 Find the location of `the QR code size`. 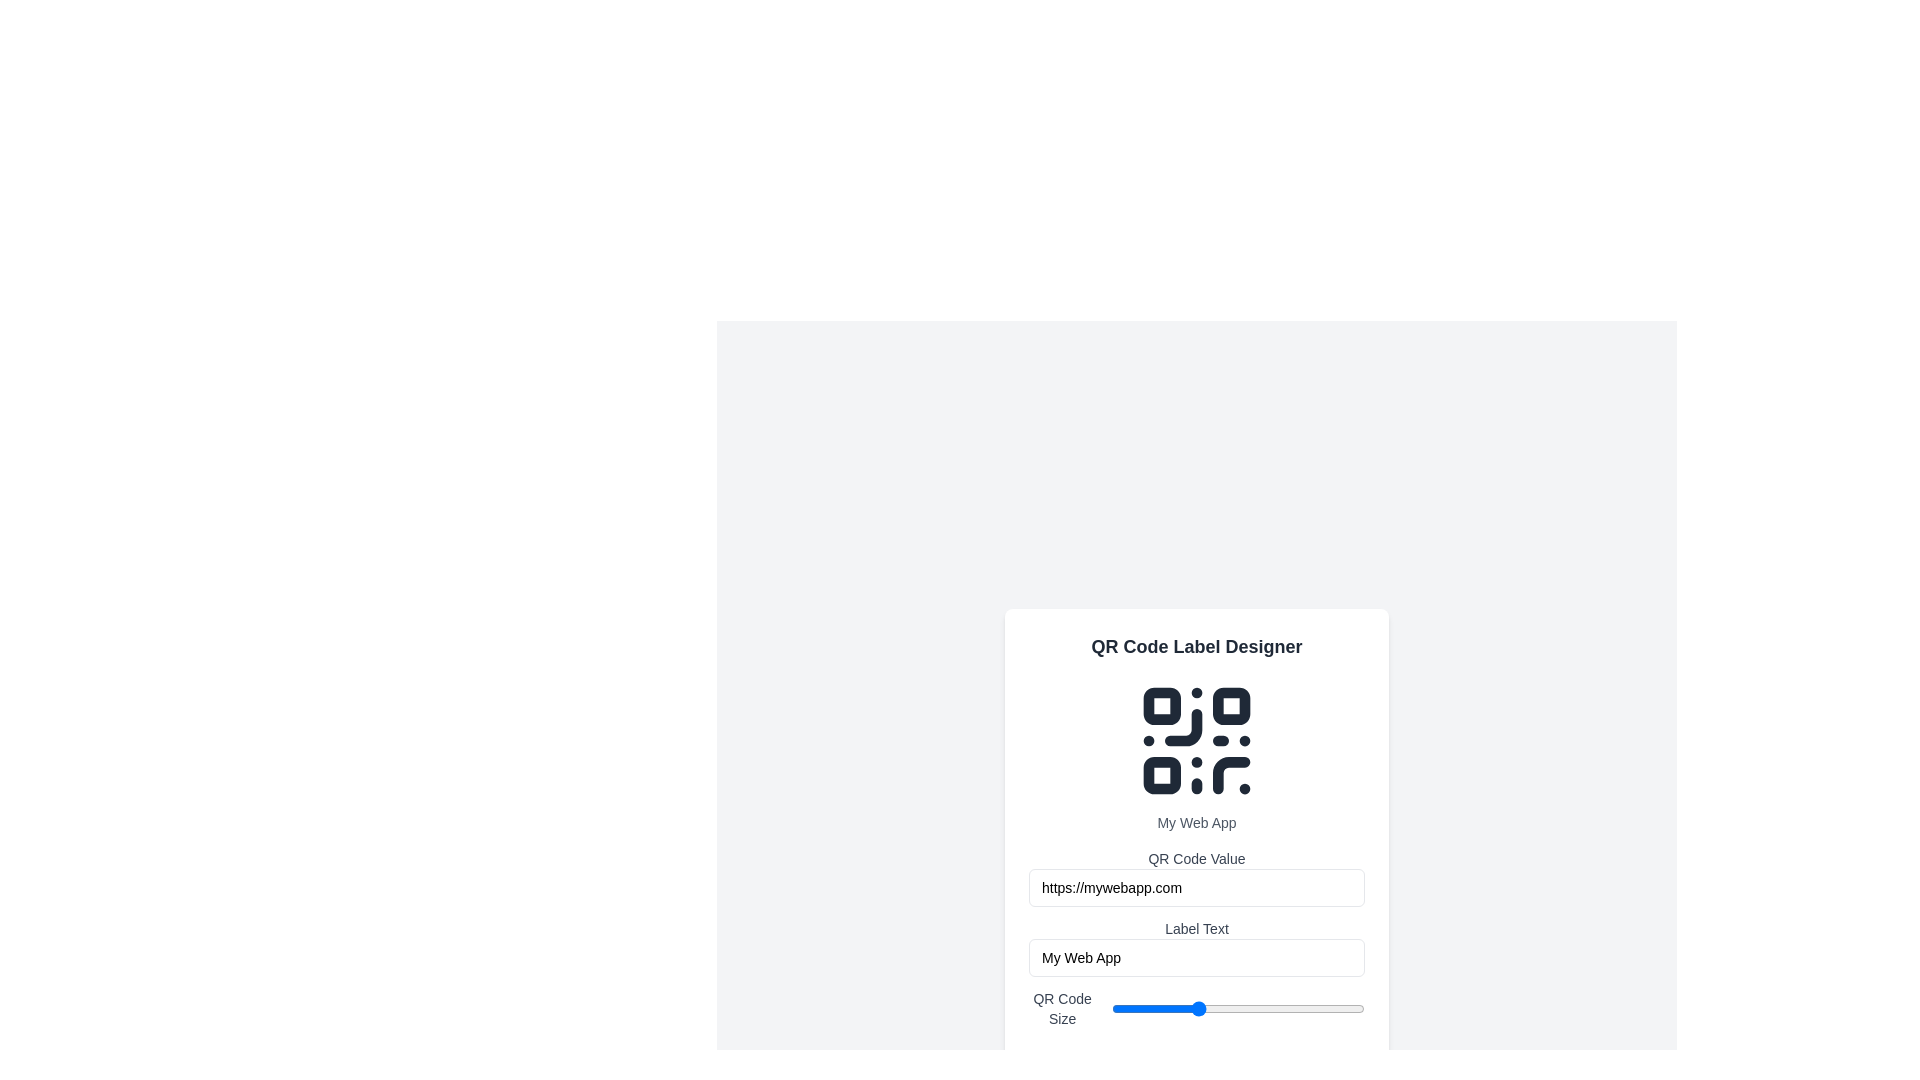

the QR code size is located at coordinates (1146, 1009).